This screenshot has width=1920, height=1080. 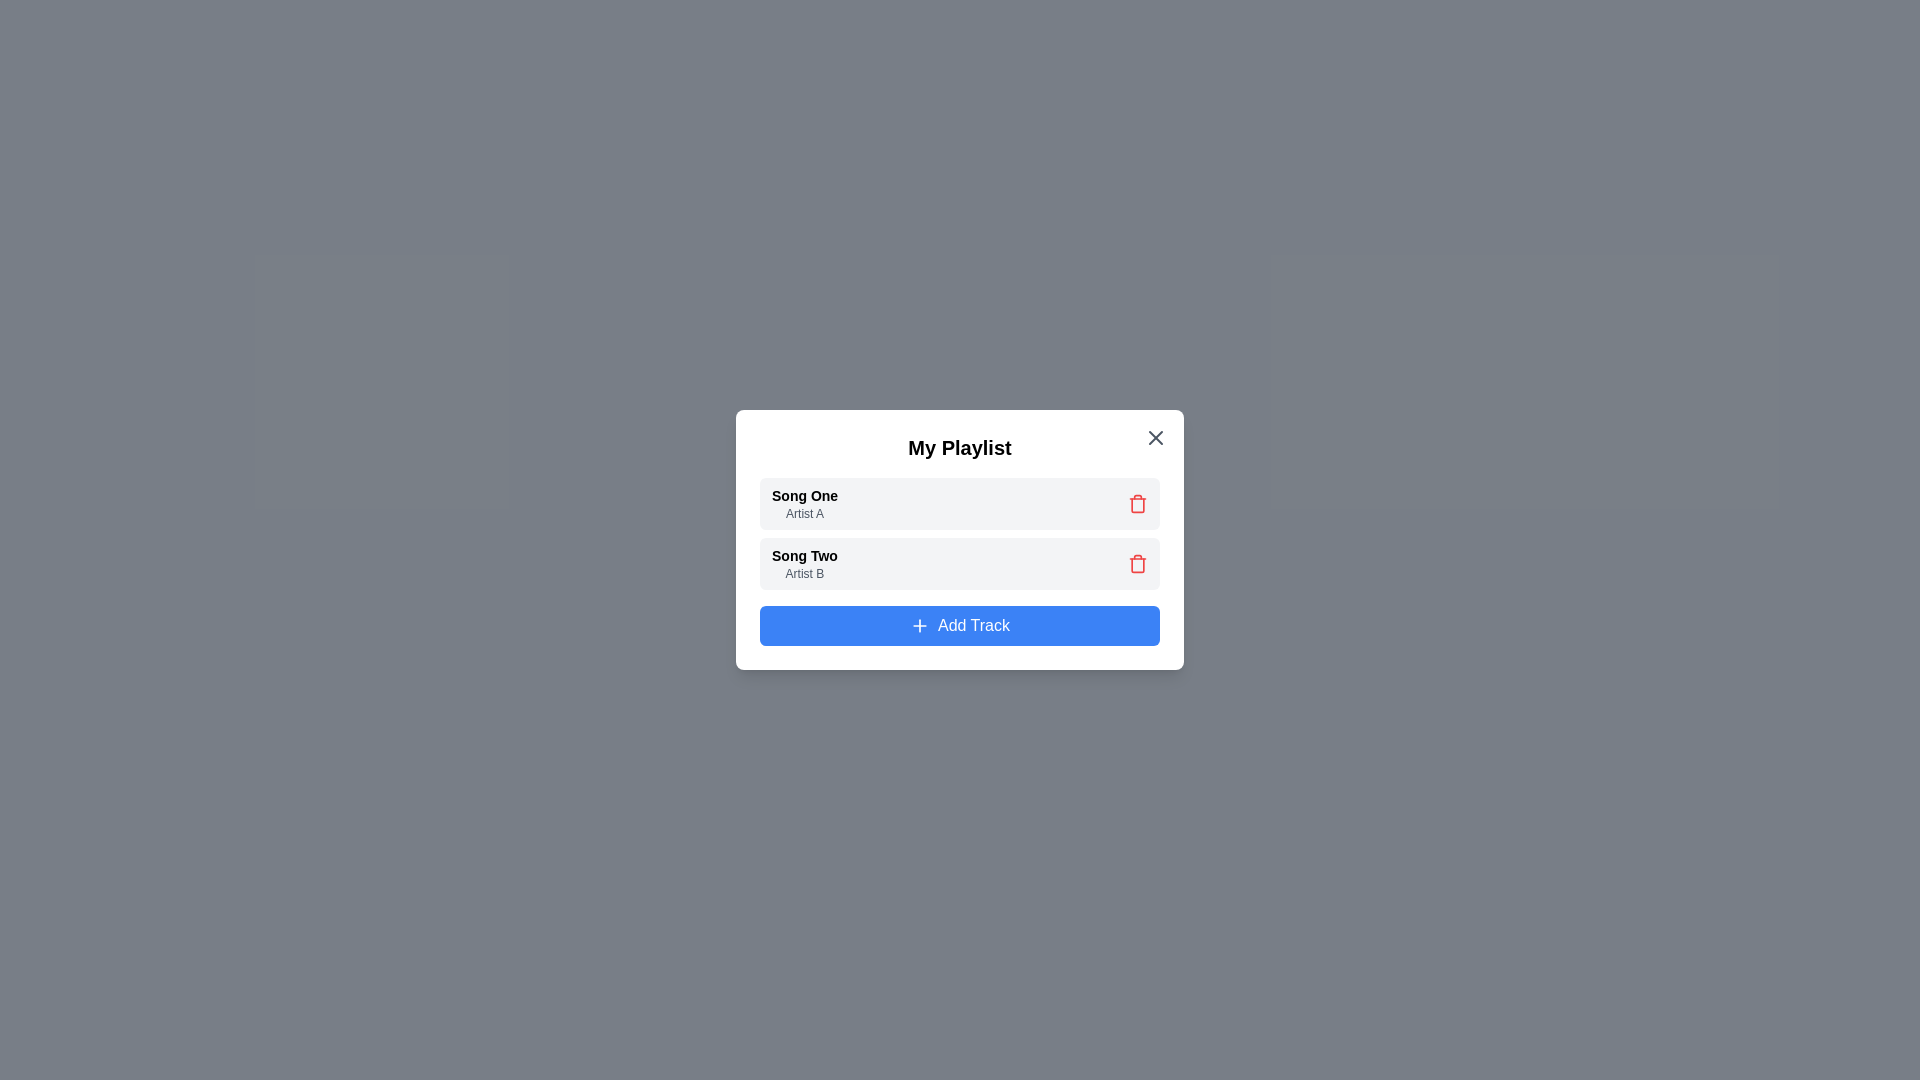 I want to click on the list item box displaying 'Song Two' by 'Artist B', so click(x=960, y=563).